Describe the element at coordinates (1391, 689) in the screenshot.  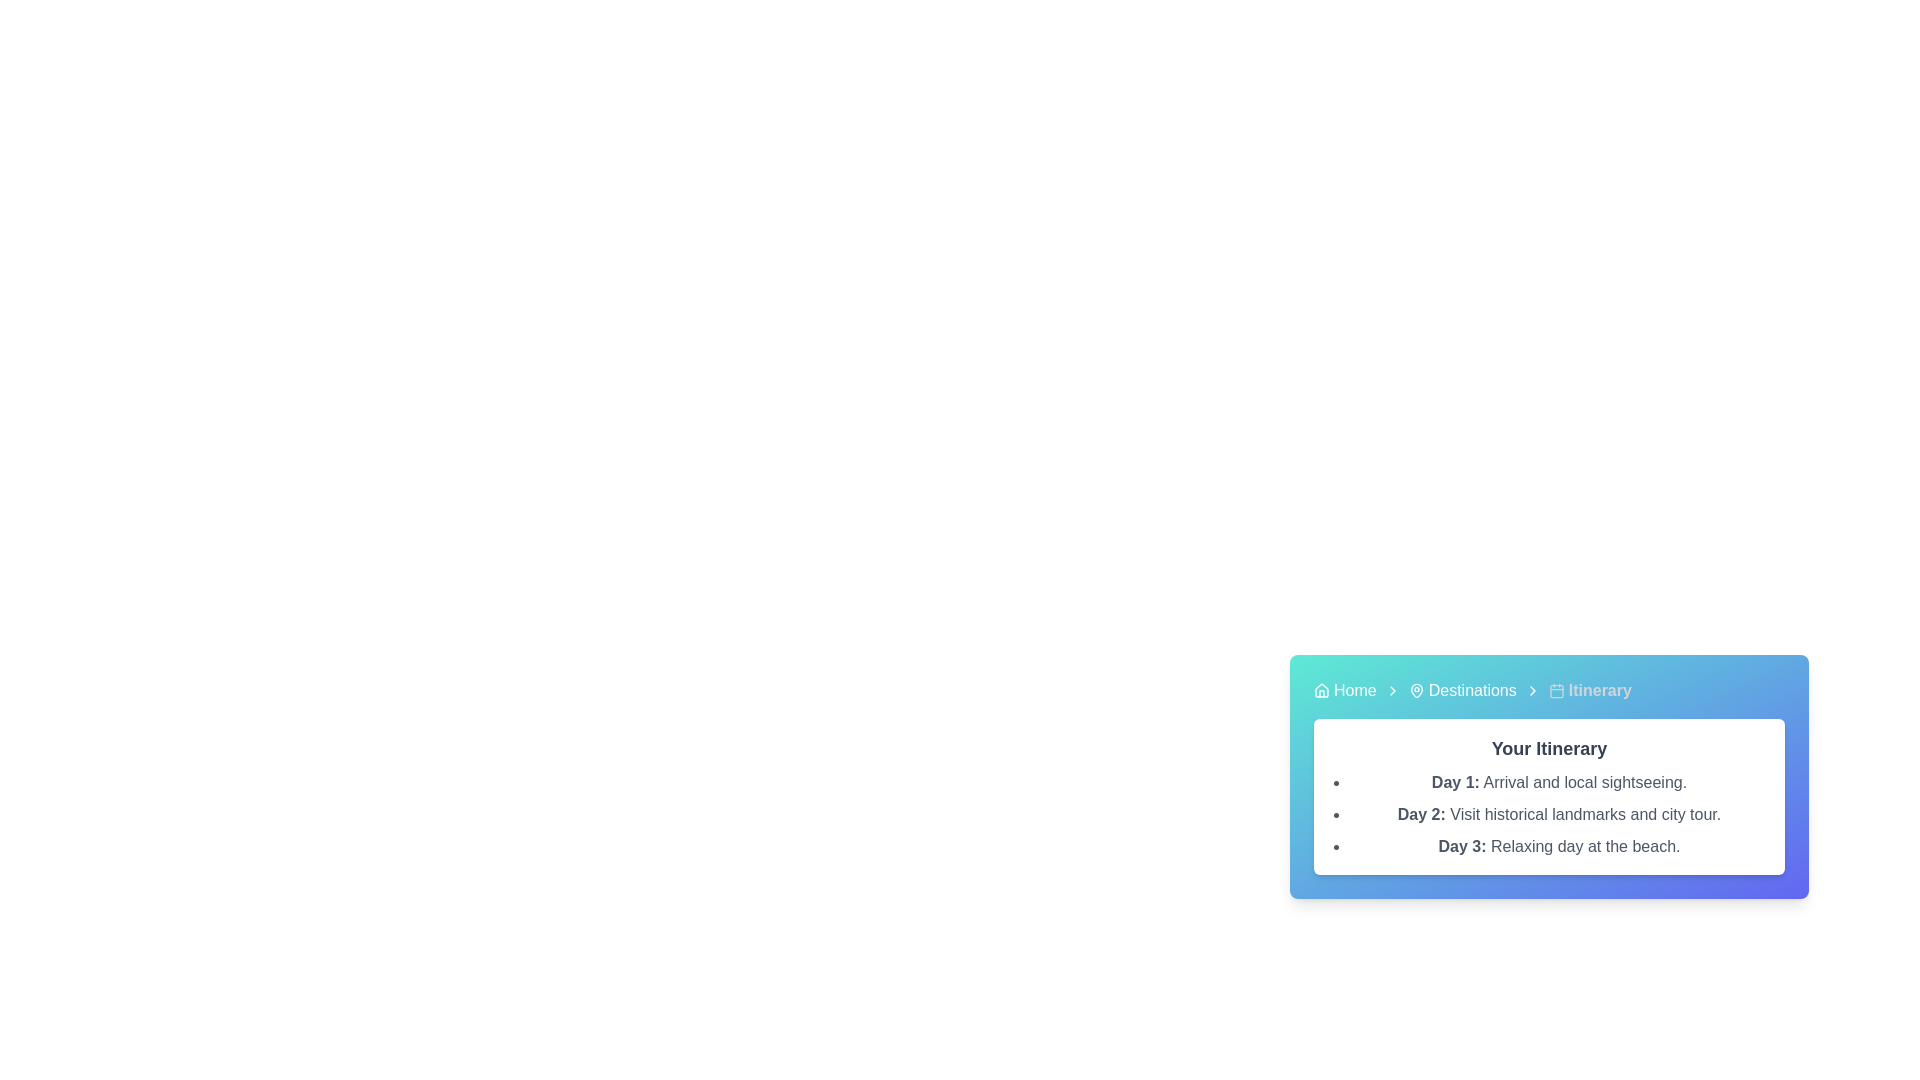
I see `the small right-facing arrow icon, which is located between the 'Home' and 'Destinations' text links in the breadcrumb trail` at that location.